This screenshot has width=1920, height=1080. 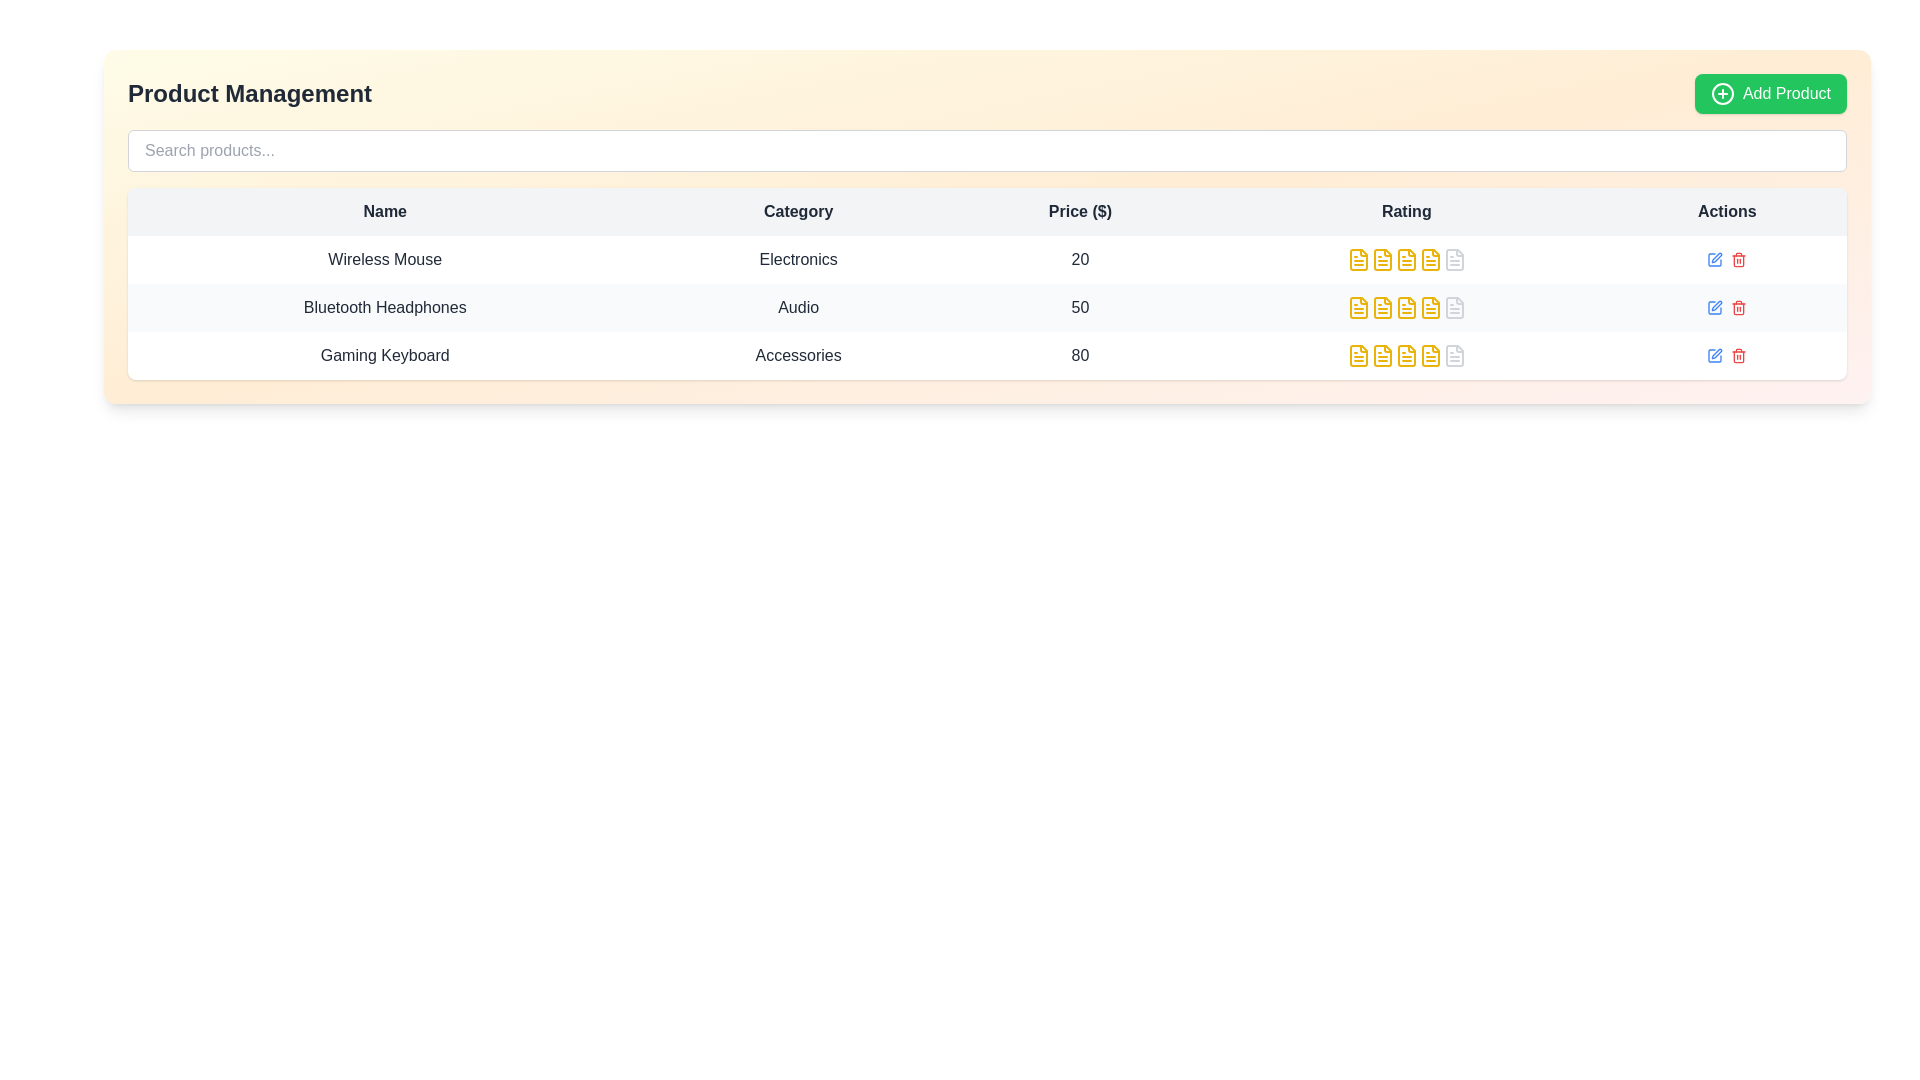 I want to click on the active yellow rating icon, which is the fourth icon in the rating group of the last row in the product table, so click(x=1405, y=354).